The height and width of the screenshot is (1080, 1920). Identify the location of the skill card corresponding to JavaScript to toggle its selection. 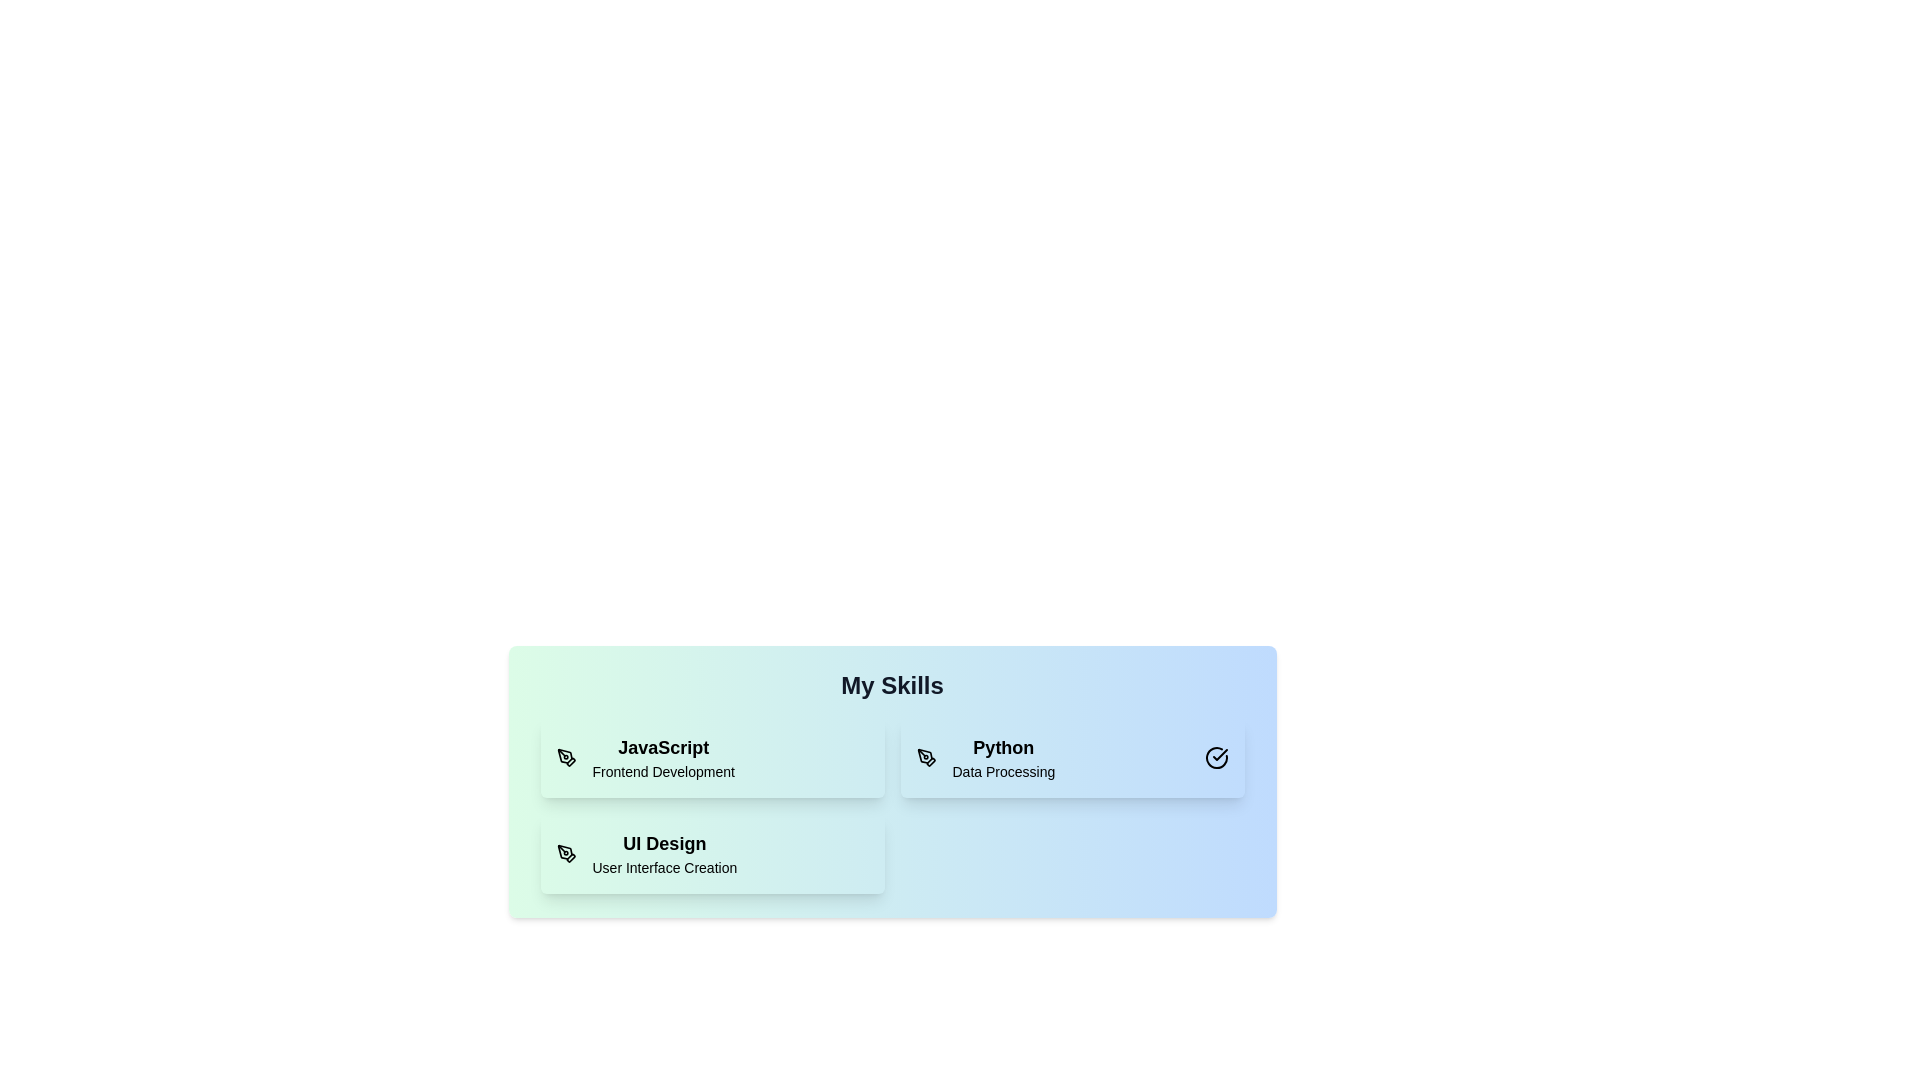
(712, 758).